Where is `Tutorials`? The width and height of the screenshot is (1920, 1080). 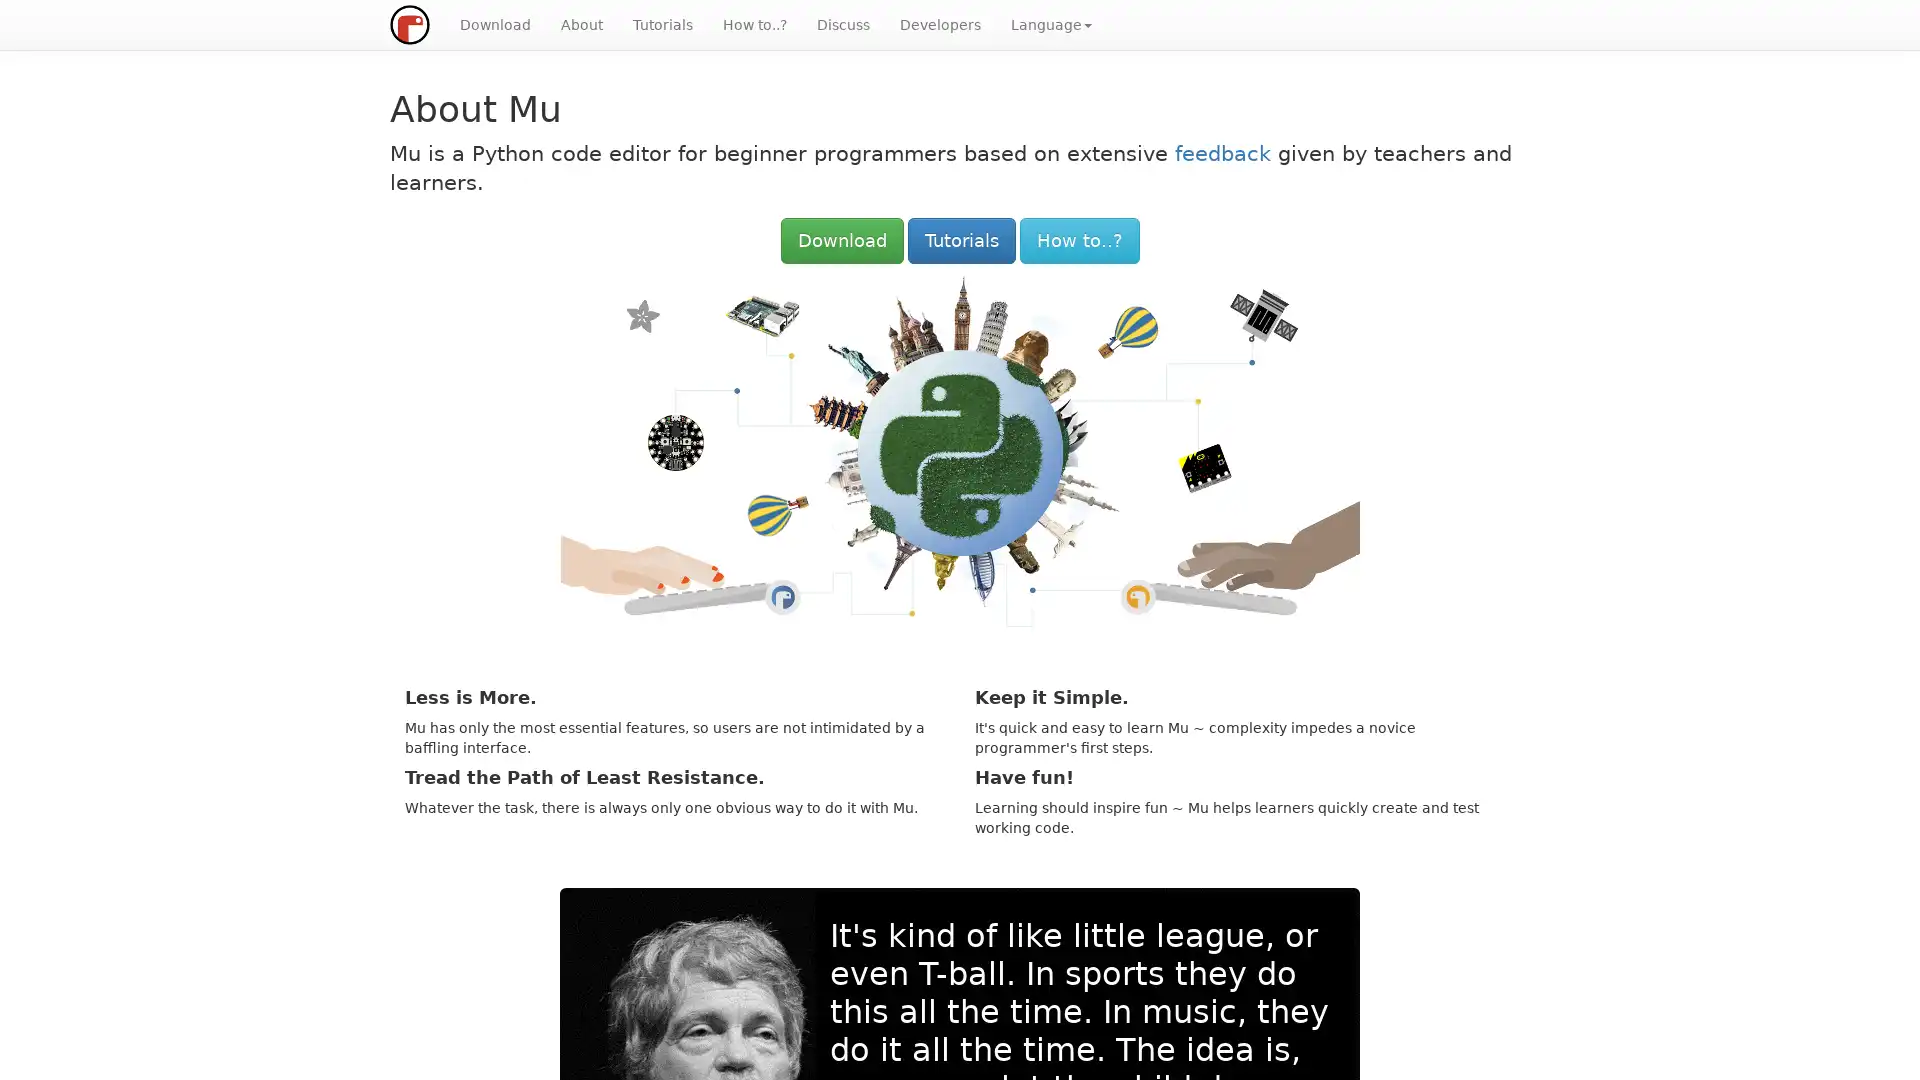 Tutorials is located at coordinates (960, 239).